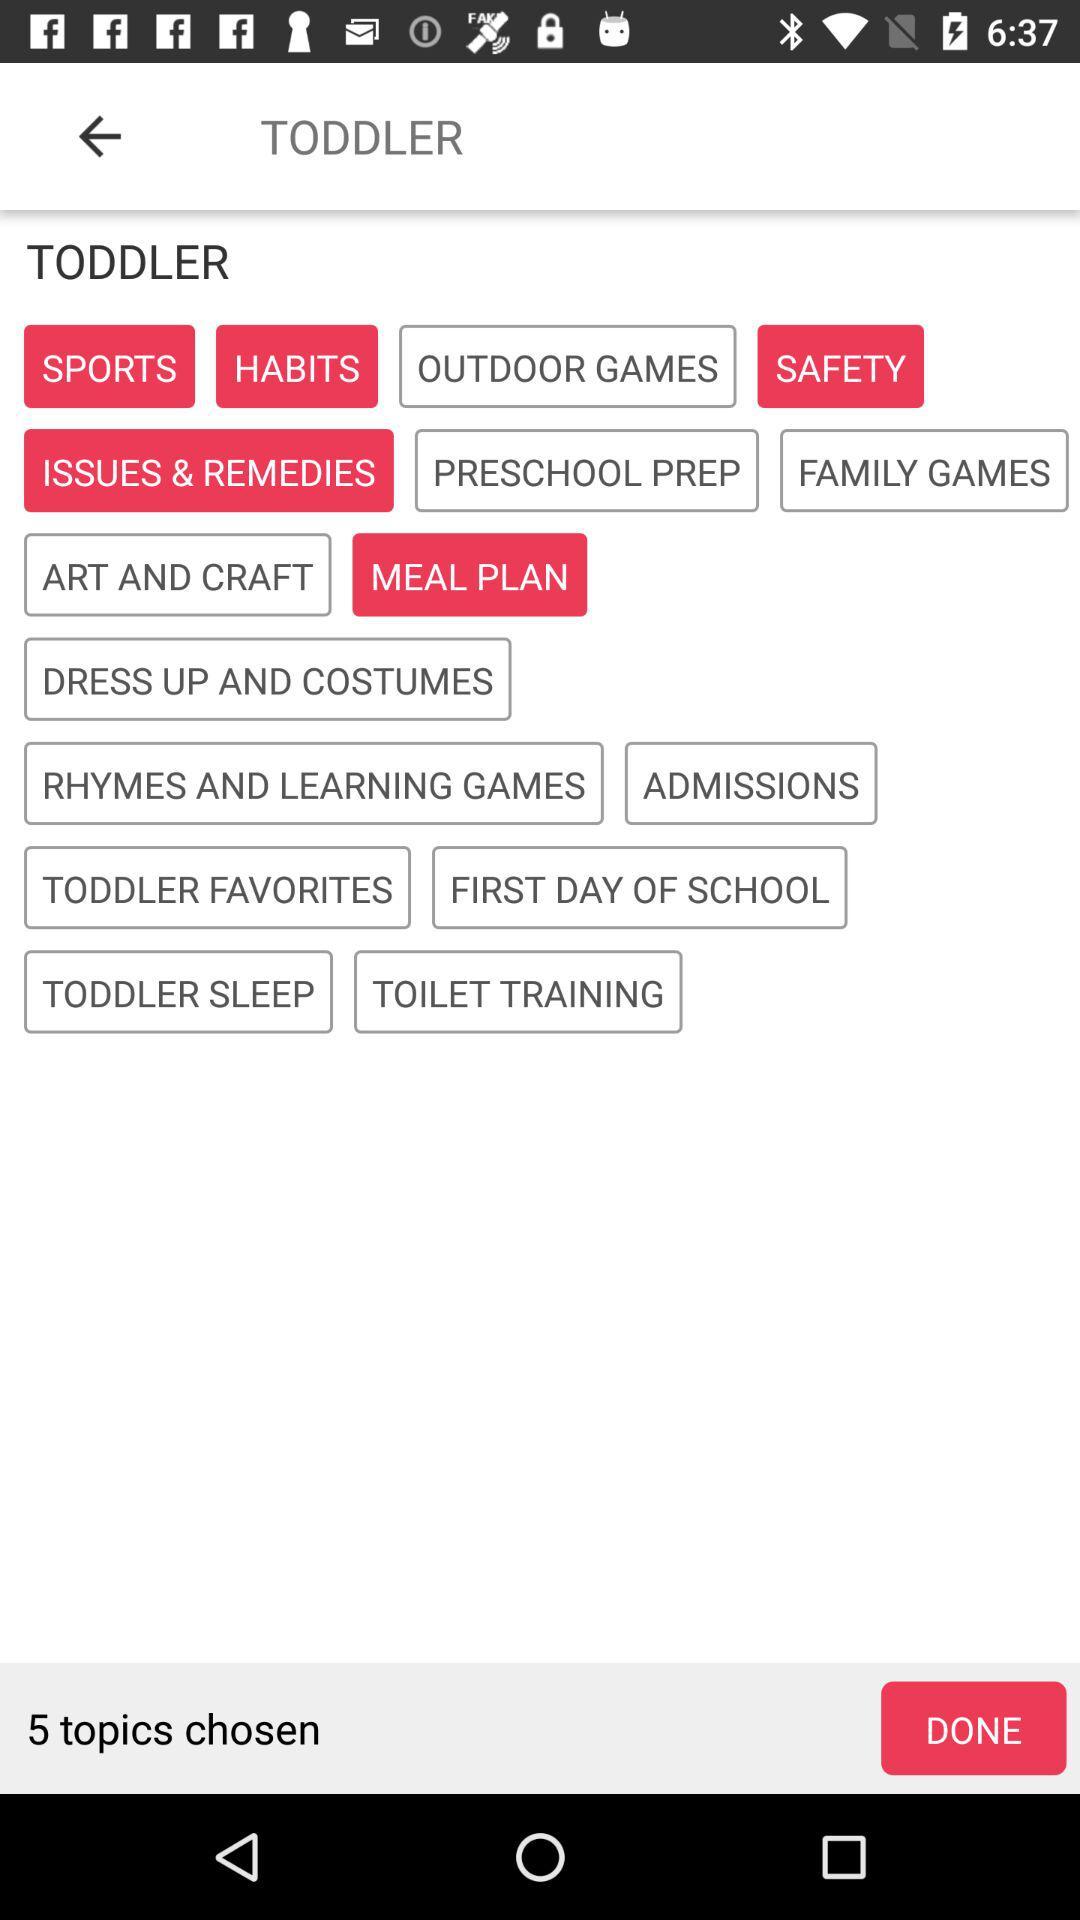 This screenshot has width=1080, height=1920. I want to click on the safety right next to outdoor games, so click(840, 366).